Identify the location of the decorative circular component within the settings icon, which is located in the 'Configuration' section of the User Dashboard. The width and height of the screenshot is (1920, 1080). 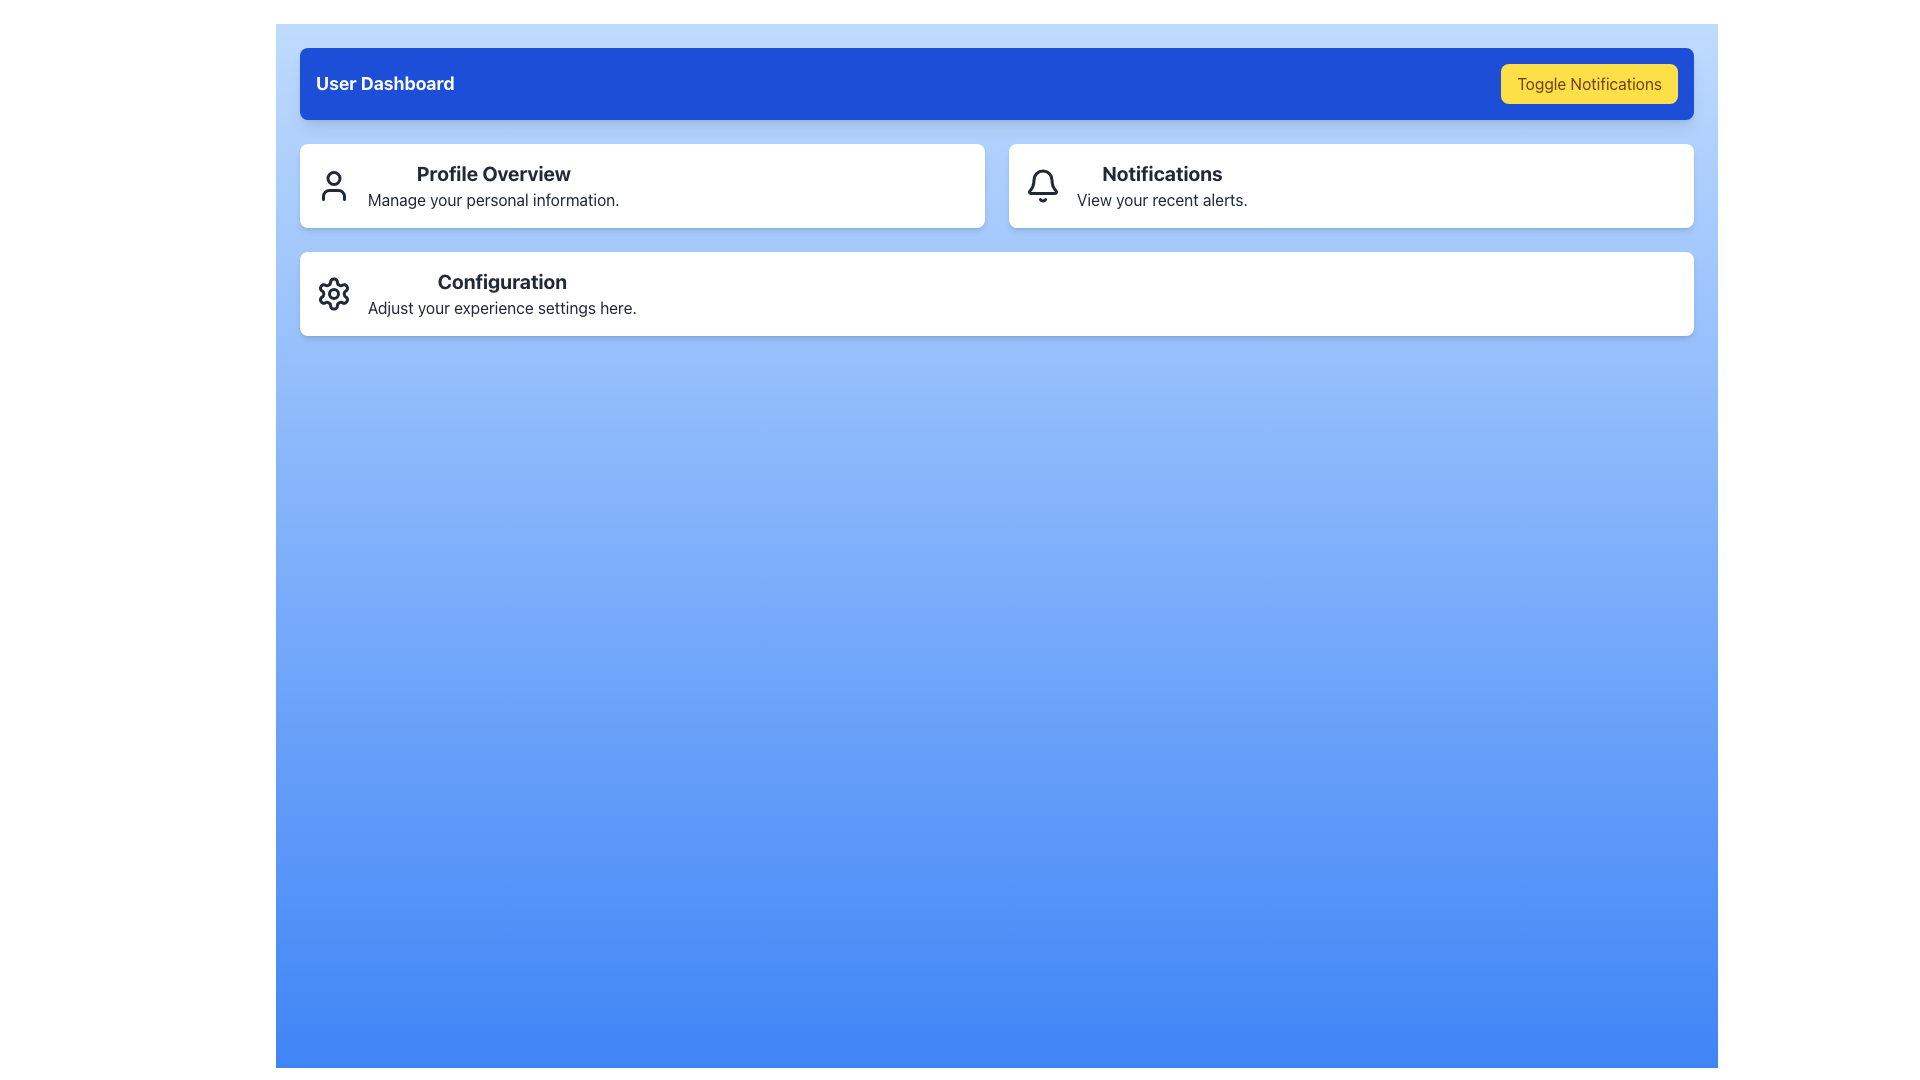
(334, 293).